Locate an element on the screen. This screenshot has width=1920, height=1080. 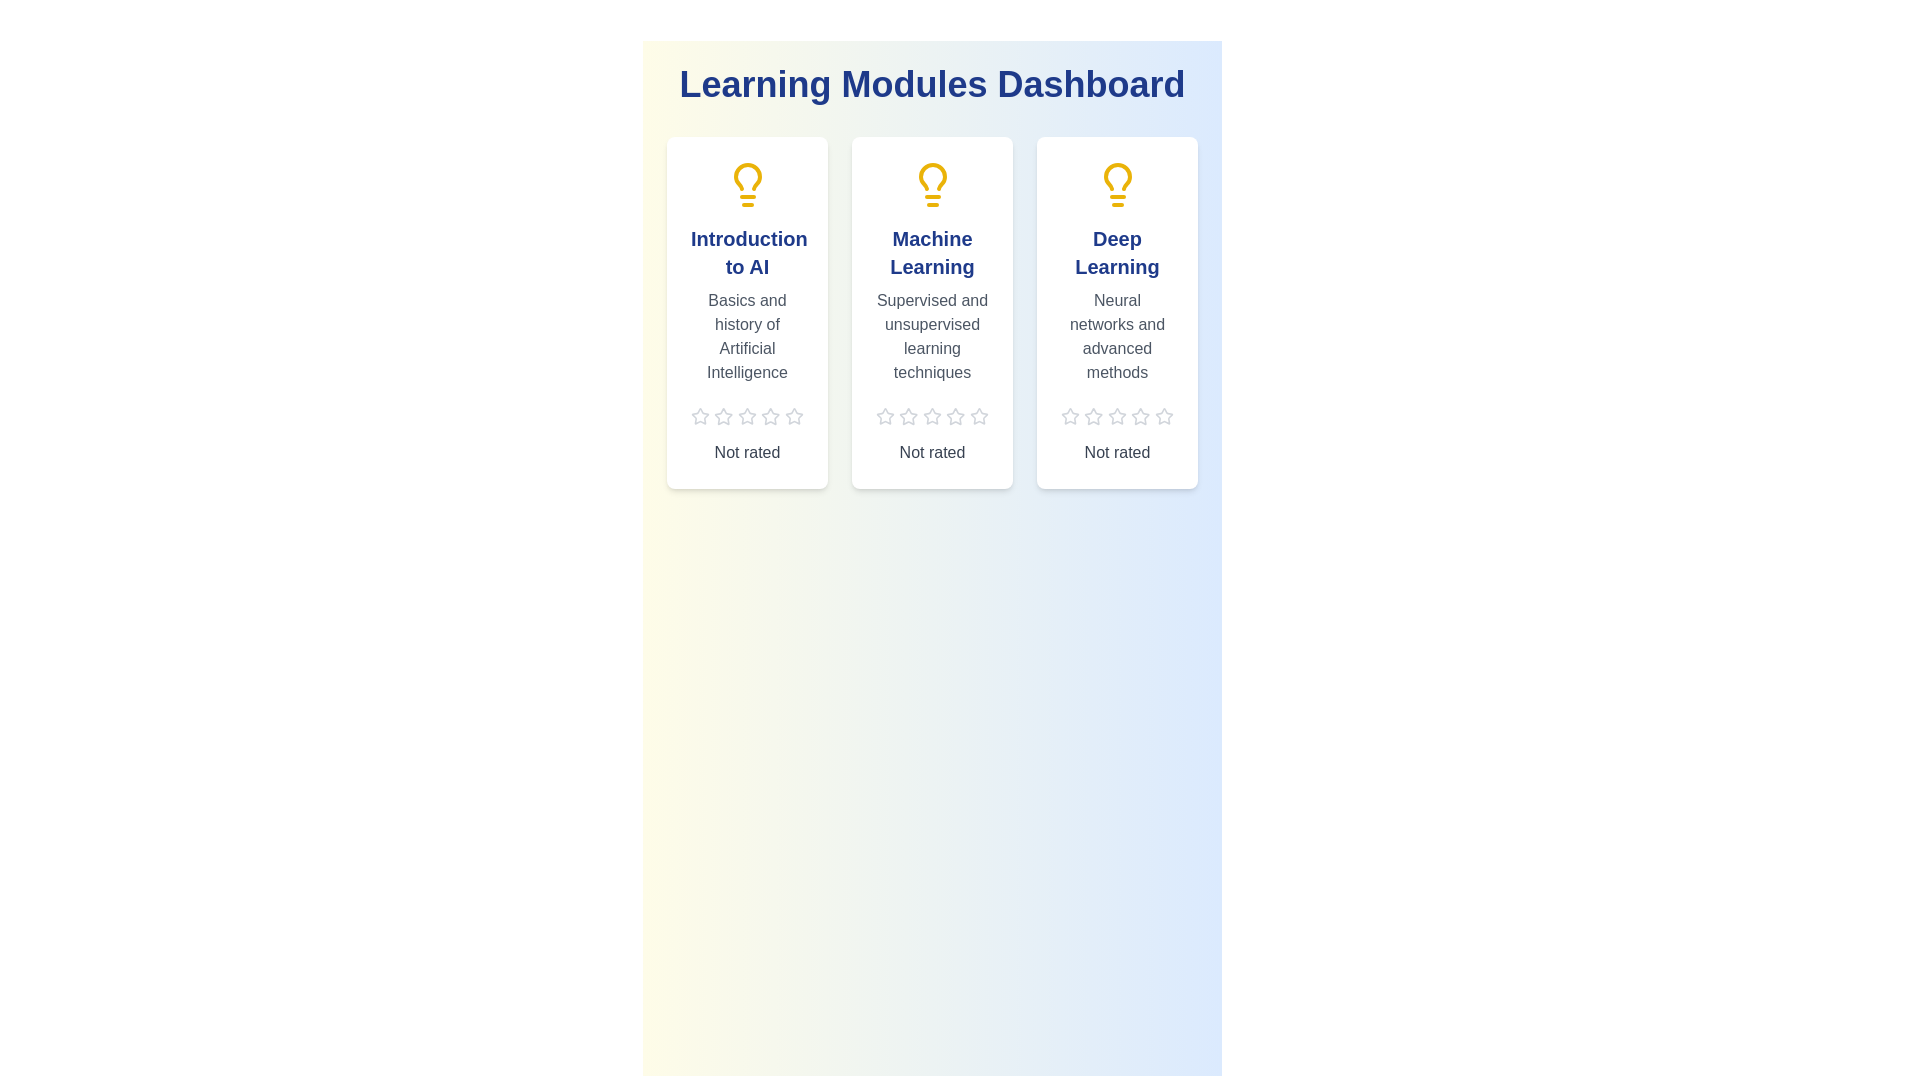
the rating of a module to 4 stars by clicking on the corresponding star is located at coordinates (769, 415).